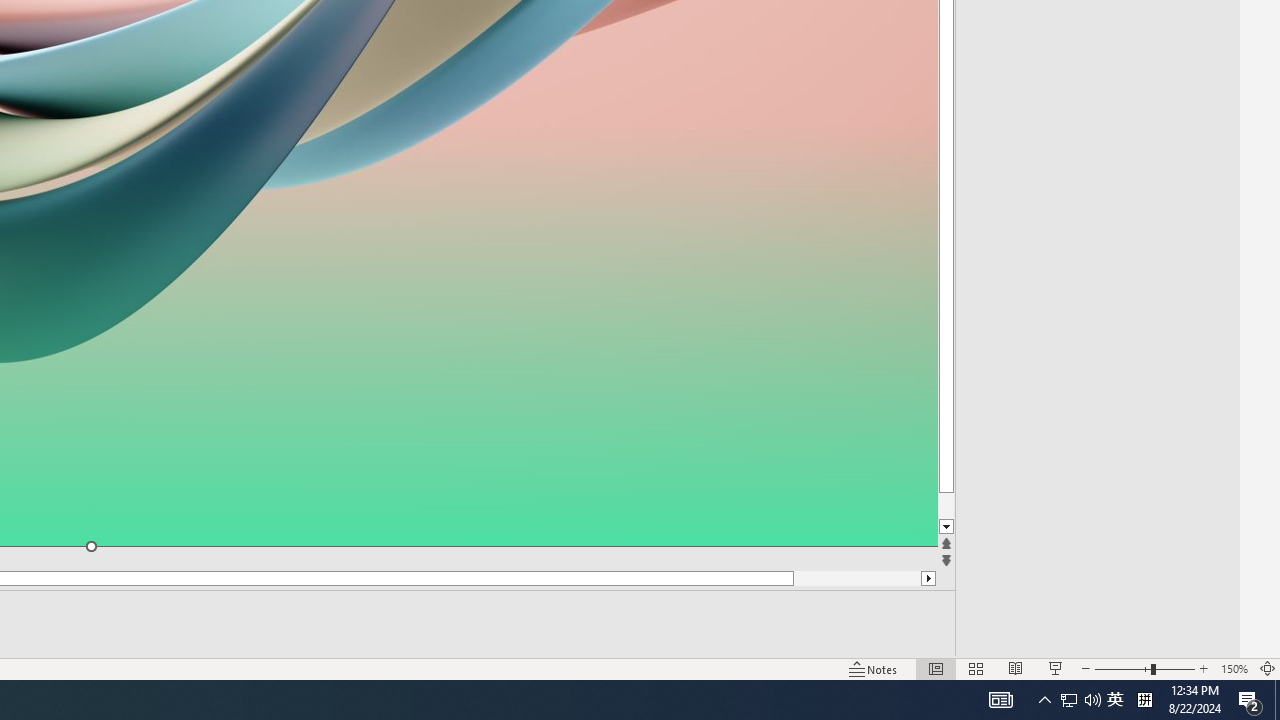 This screenshot has width=1280, height=720. I want to click on 'Zoom 150%', so click(1233, 669).